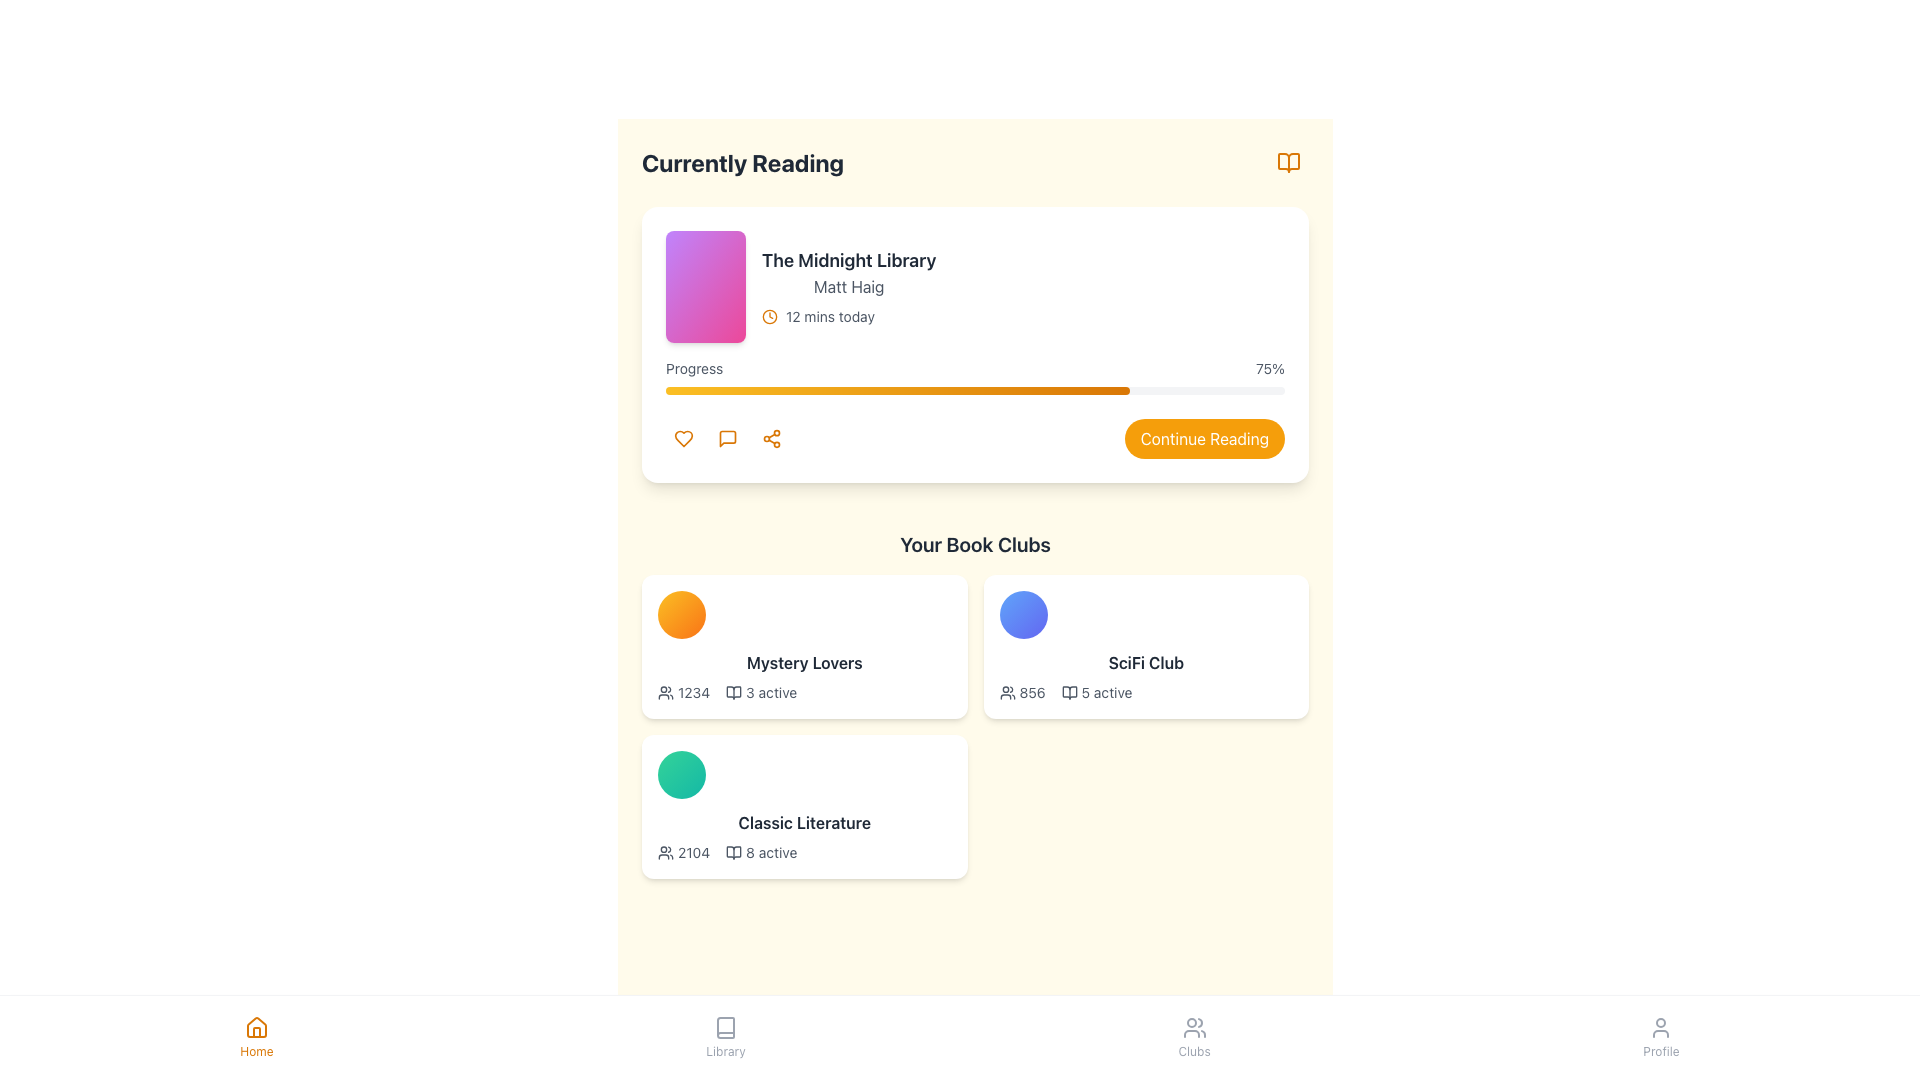 This screenshot has height=1080, width=1920. Describe the element at coordinates (255, 1028) in the screenshot. I see `the home icon, which is the leftmost item in the bottom navigation bar` at that location.